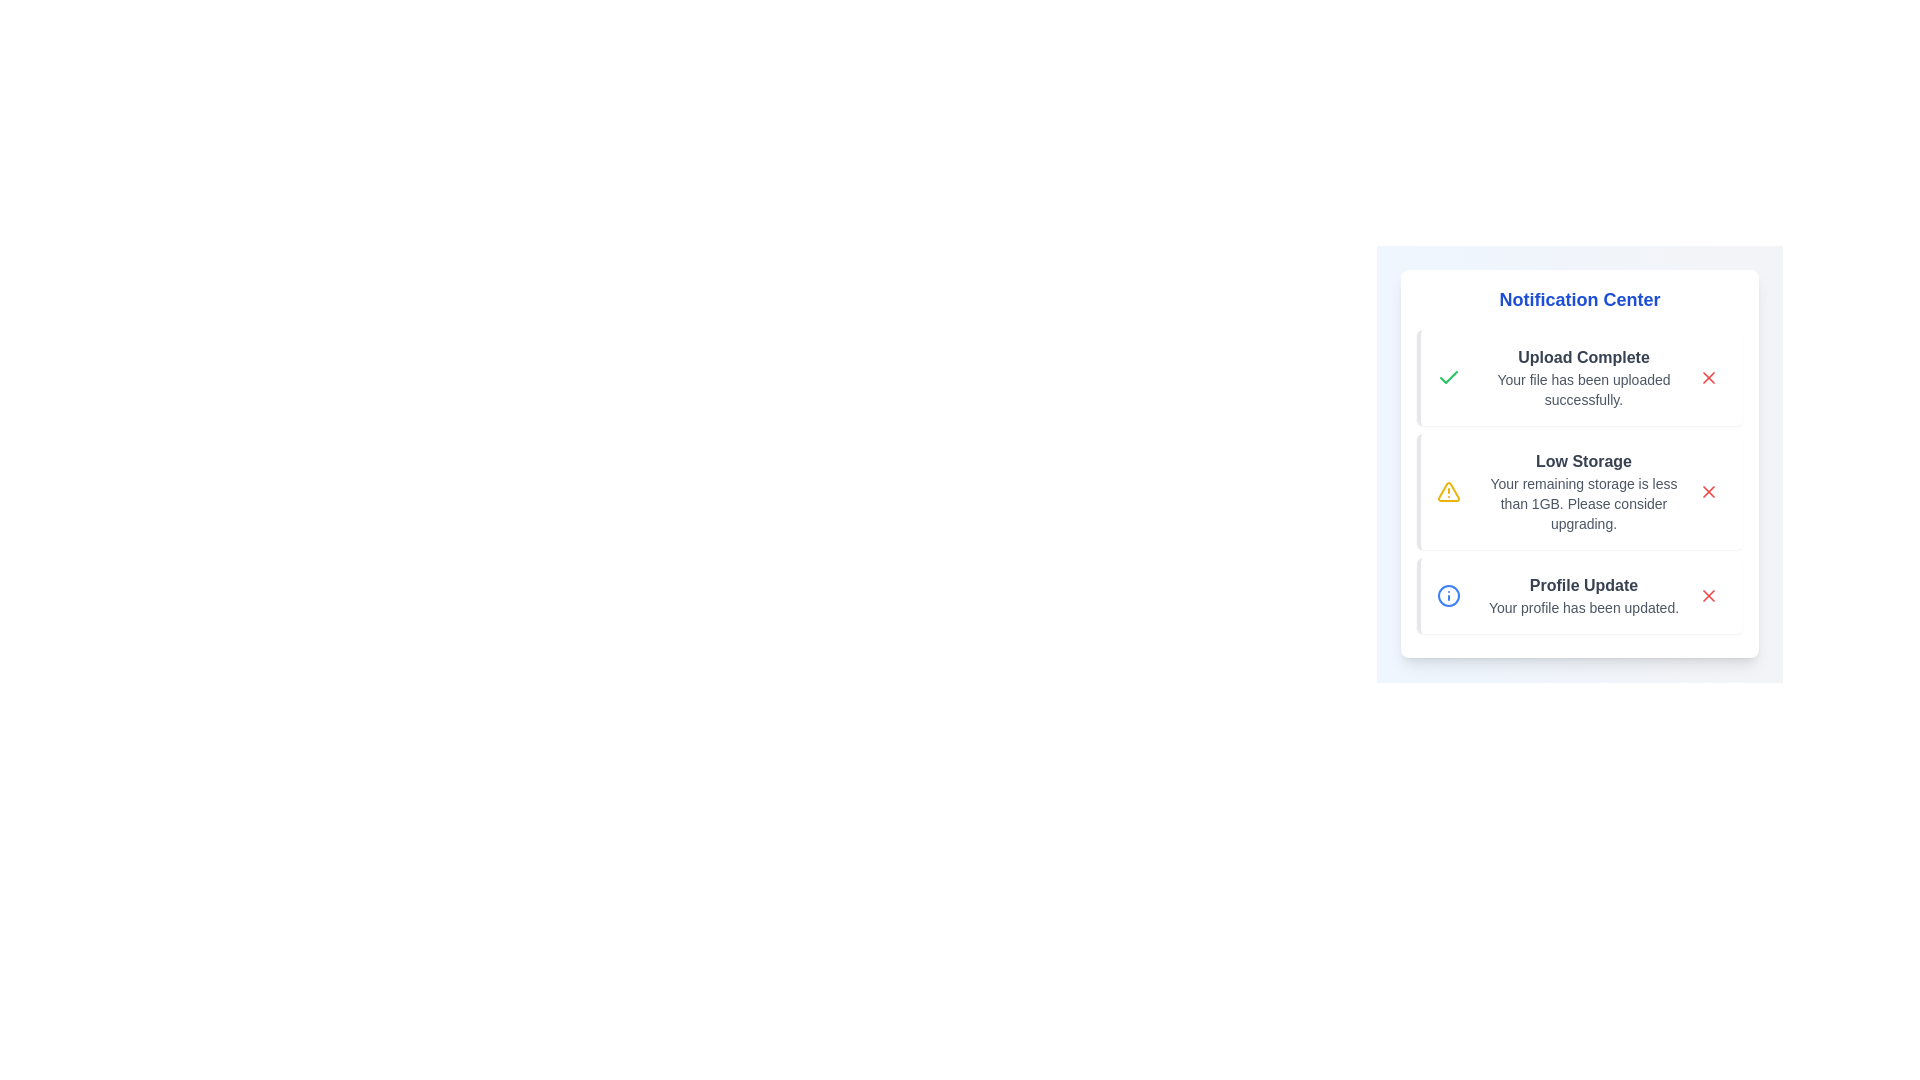 This screenshot has height=1080, width=1920. Describe the element at coordinates (1578, 300) in the screenshot. I see `the text label at the top of the notification panel, which serves as the title indicating the purpose of the displayed content` at that location.